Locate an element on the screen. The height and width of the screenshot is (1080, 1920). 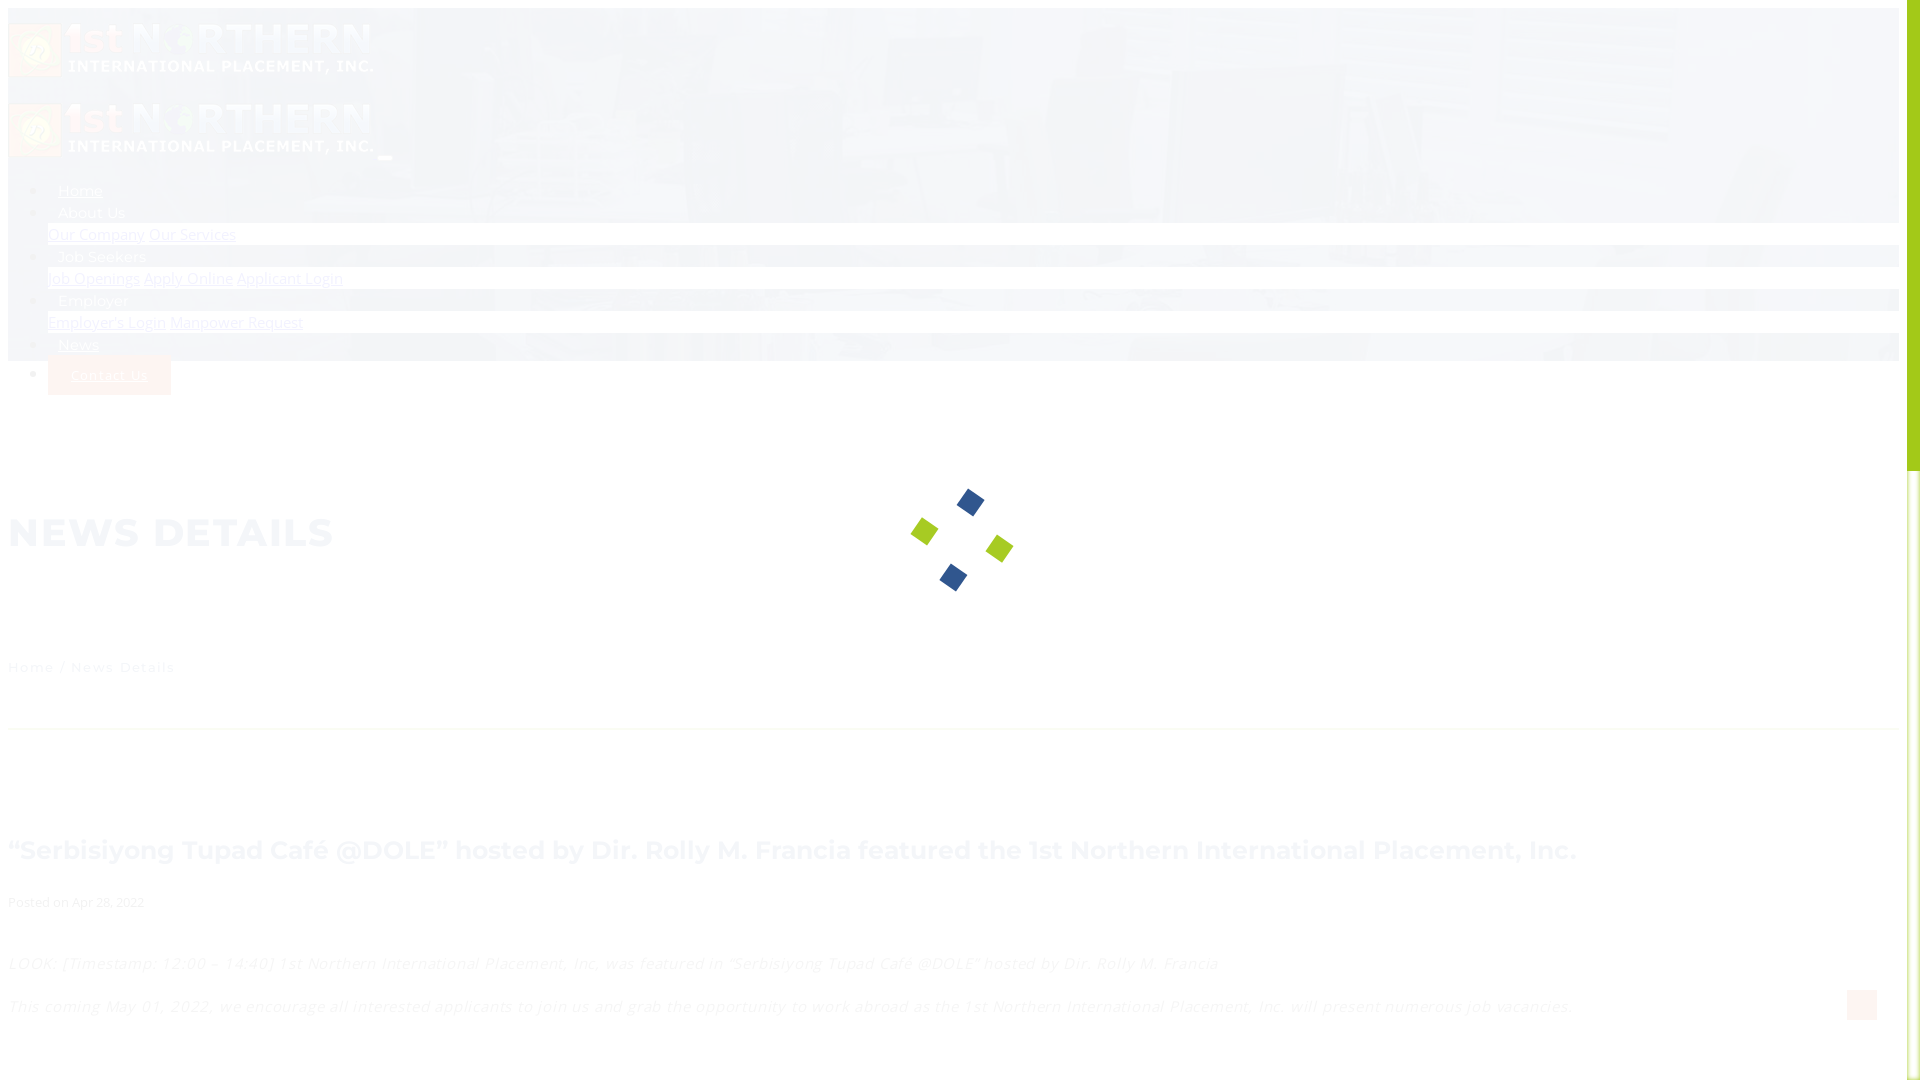
'Contact Us' is located at coordinates (108, 374).